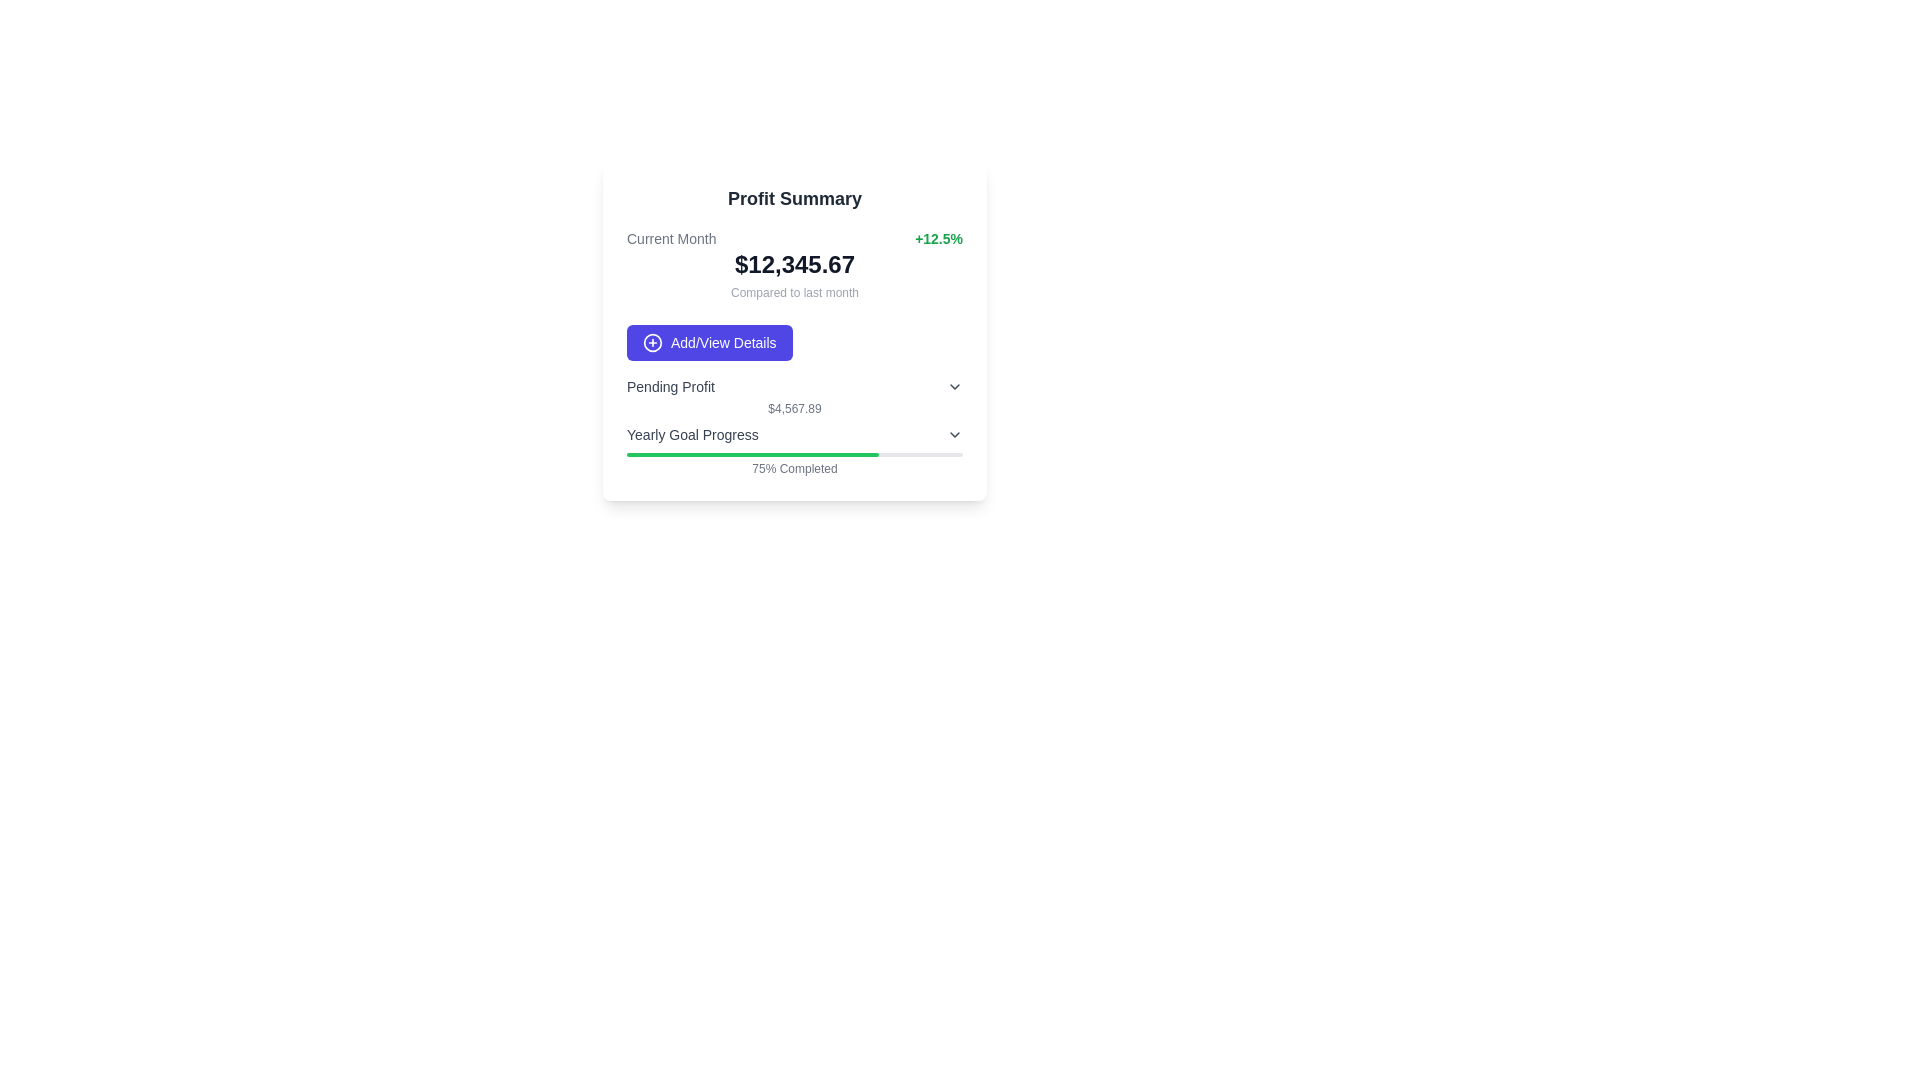 The image size is (1920, 1080). I want to click on the Progress Bar located under the 'Yearly Goal Progress' label in the 'Profit Summary' card, which is filled three-quarters with a green color, so click(794, 455).